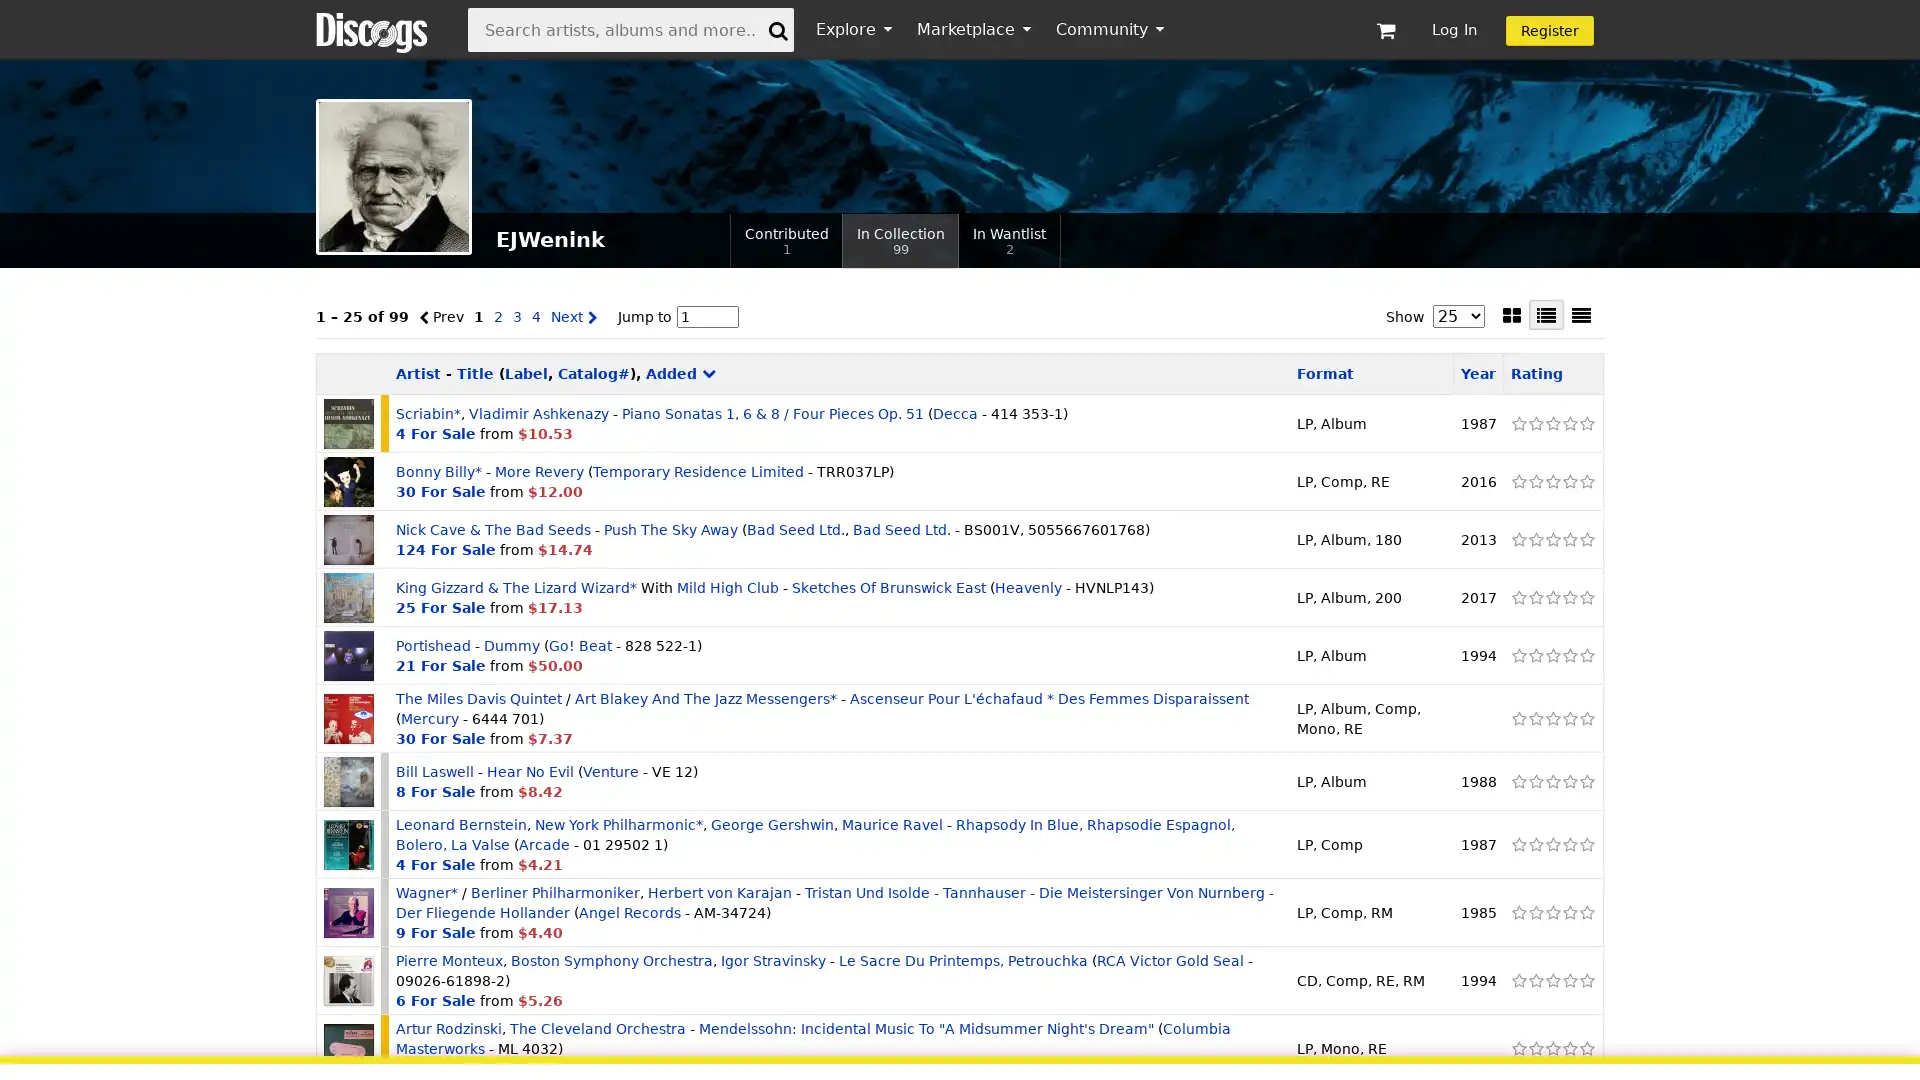  Describe the element at coordinates (1382, 1037) in the screenshot. I see `Do Not Sell My Personal Information` at that location.